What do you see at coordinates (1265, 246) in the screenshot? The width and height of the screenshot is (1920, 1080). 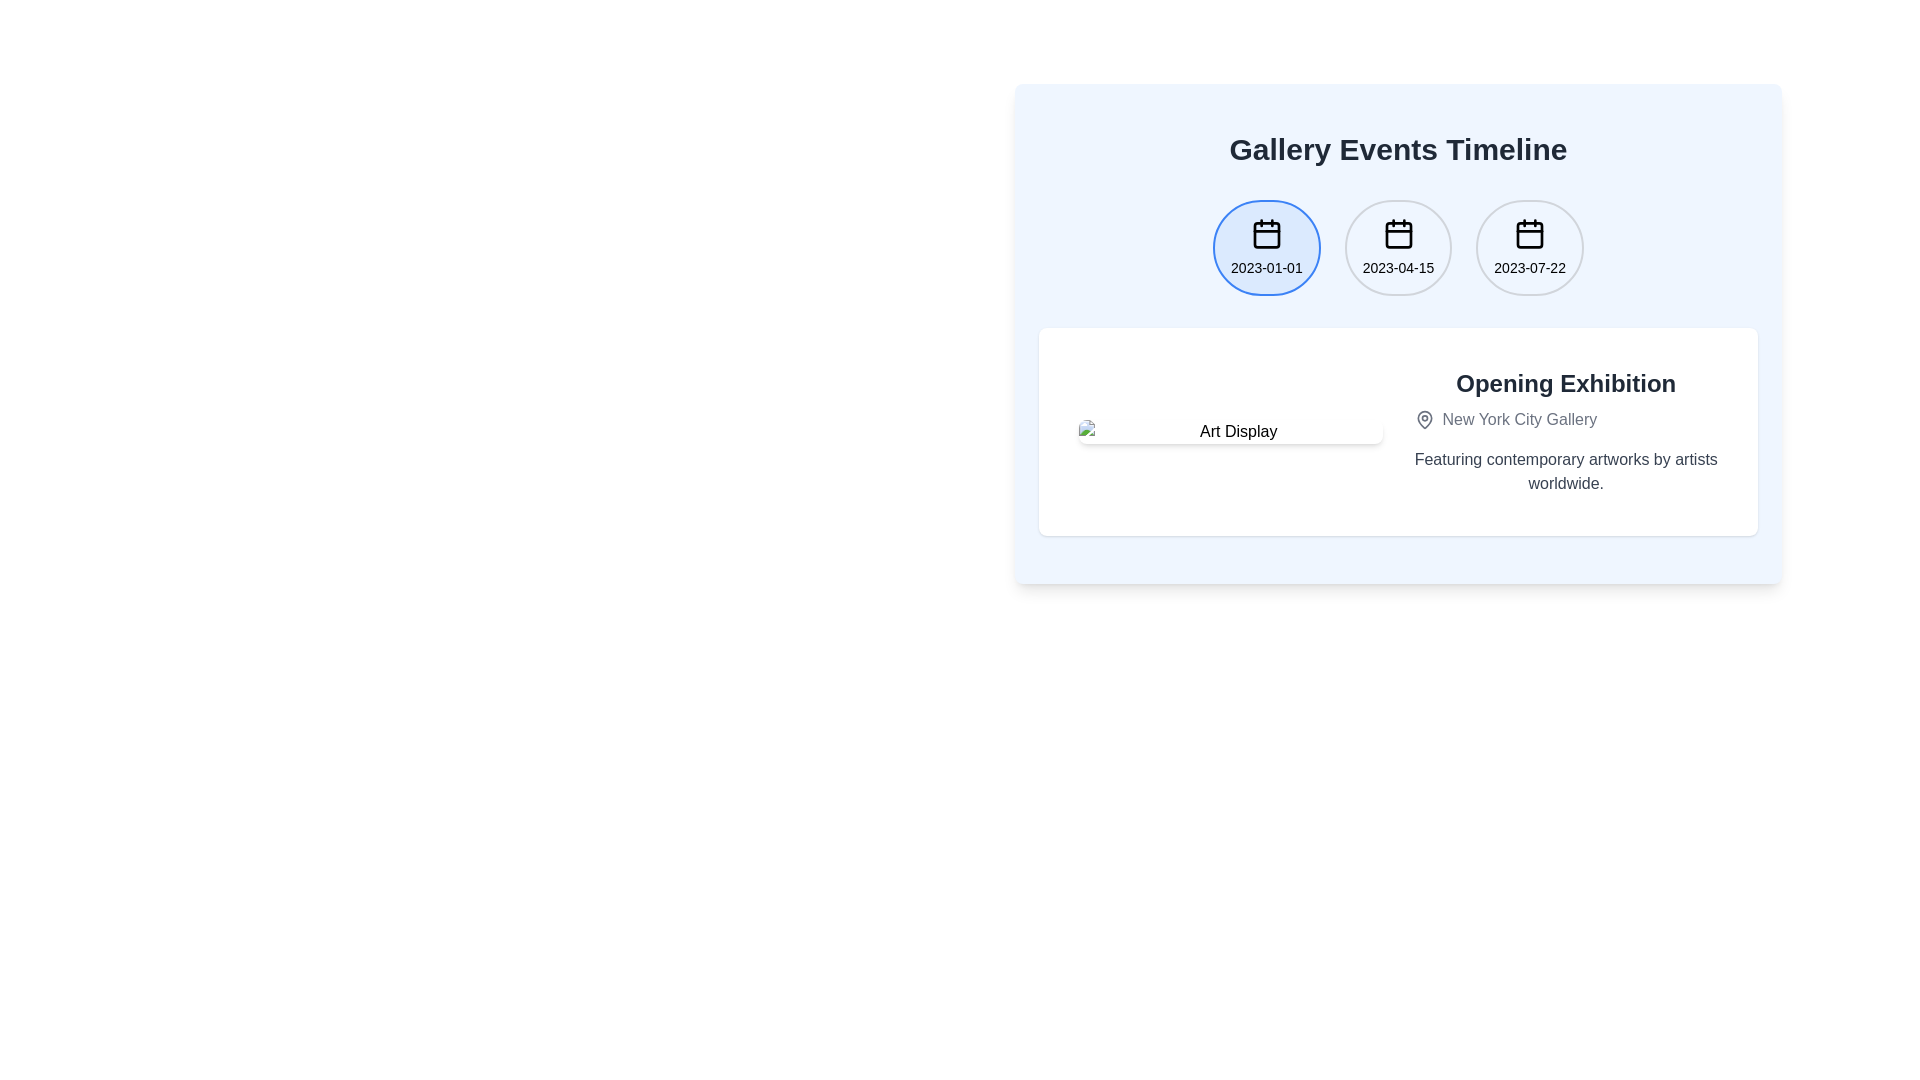 I see `the first button in the 'Gallery Events Timeline' section` at bounding box center [1265, 246].